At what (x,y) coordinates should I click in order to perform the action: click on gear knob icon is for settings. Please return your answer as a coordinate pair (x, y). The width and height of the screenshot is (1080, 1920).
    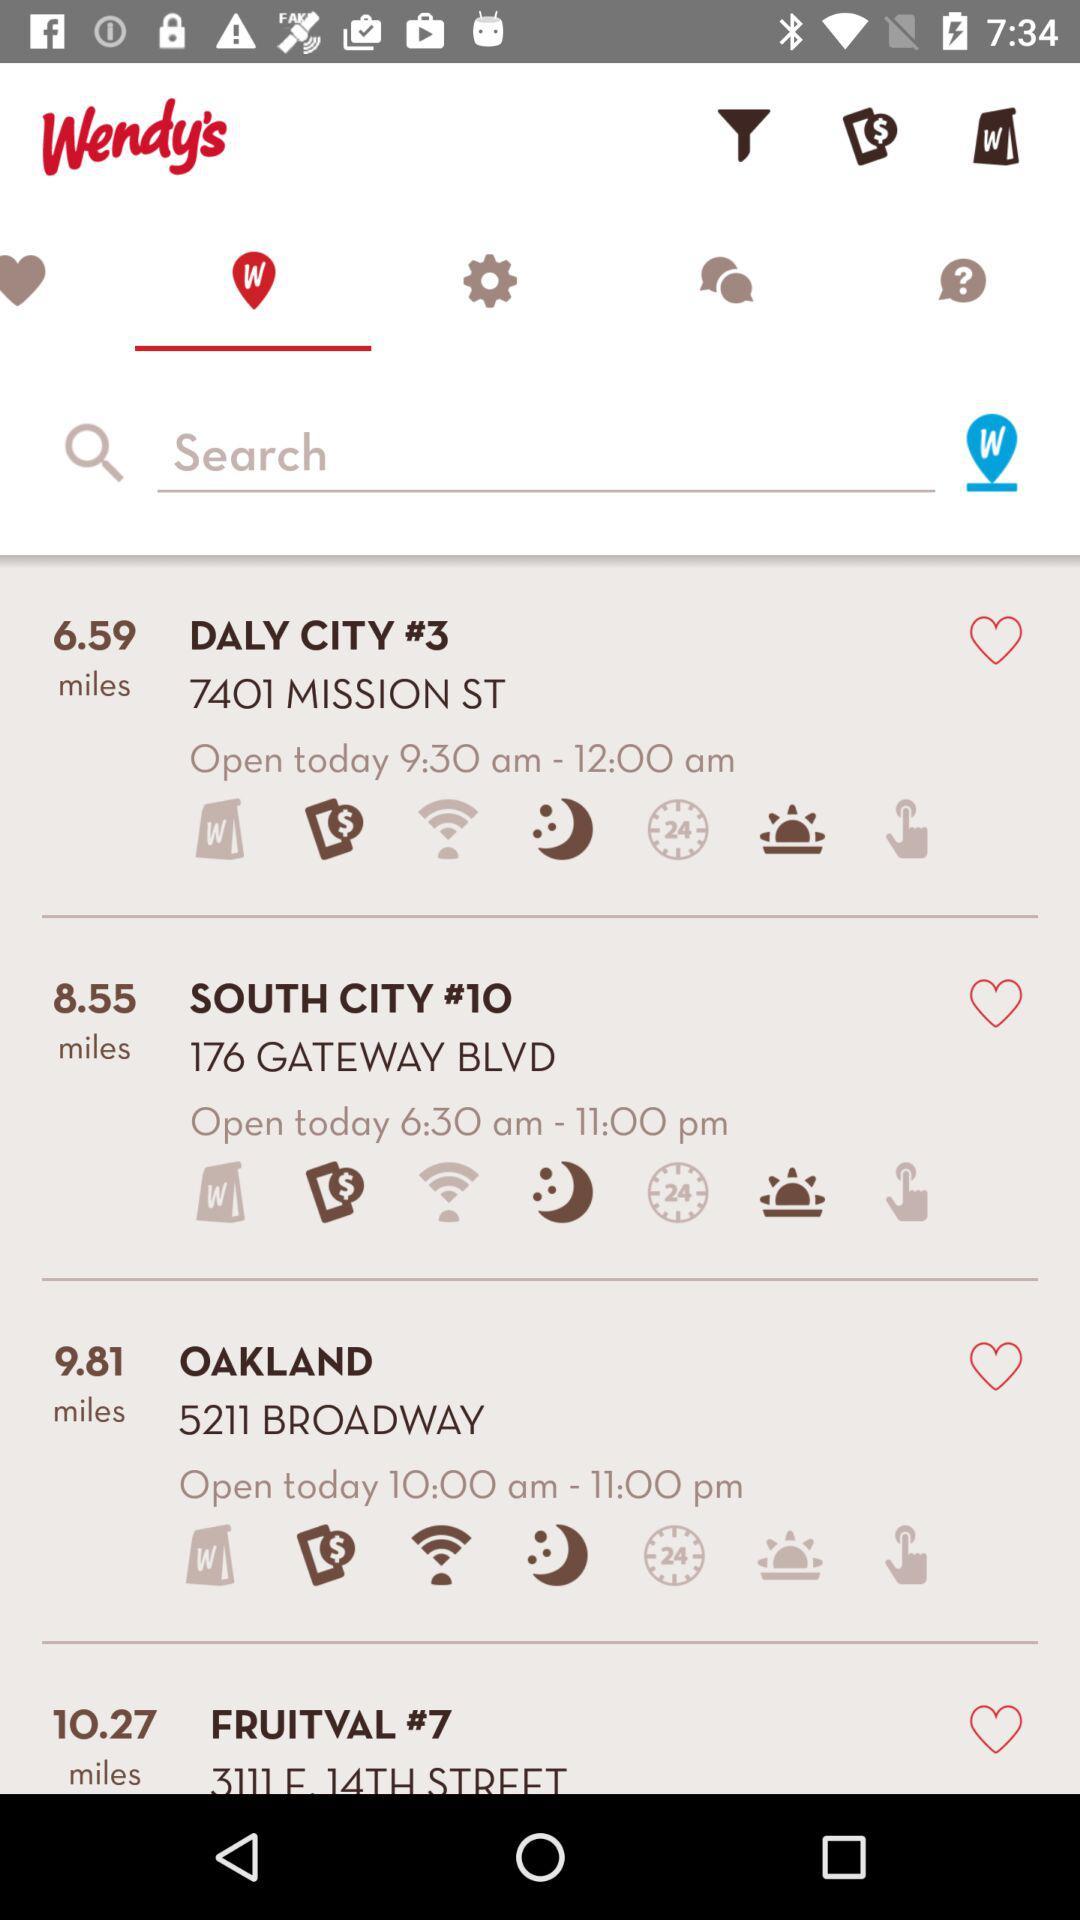
    Looking at the image, I should click on (489, 279).